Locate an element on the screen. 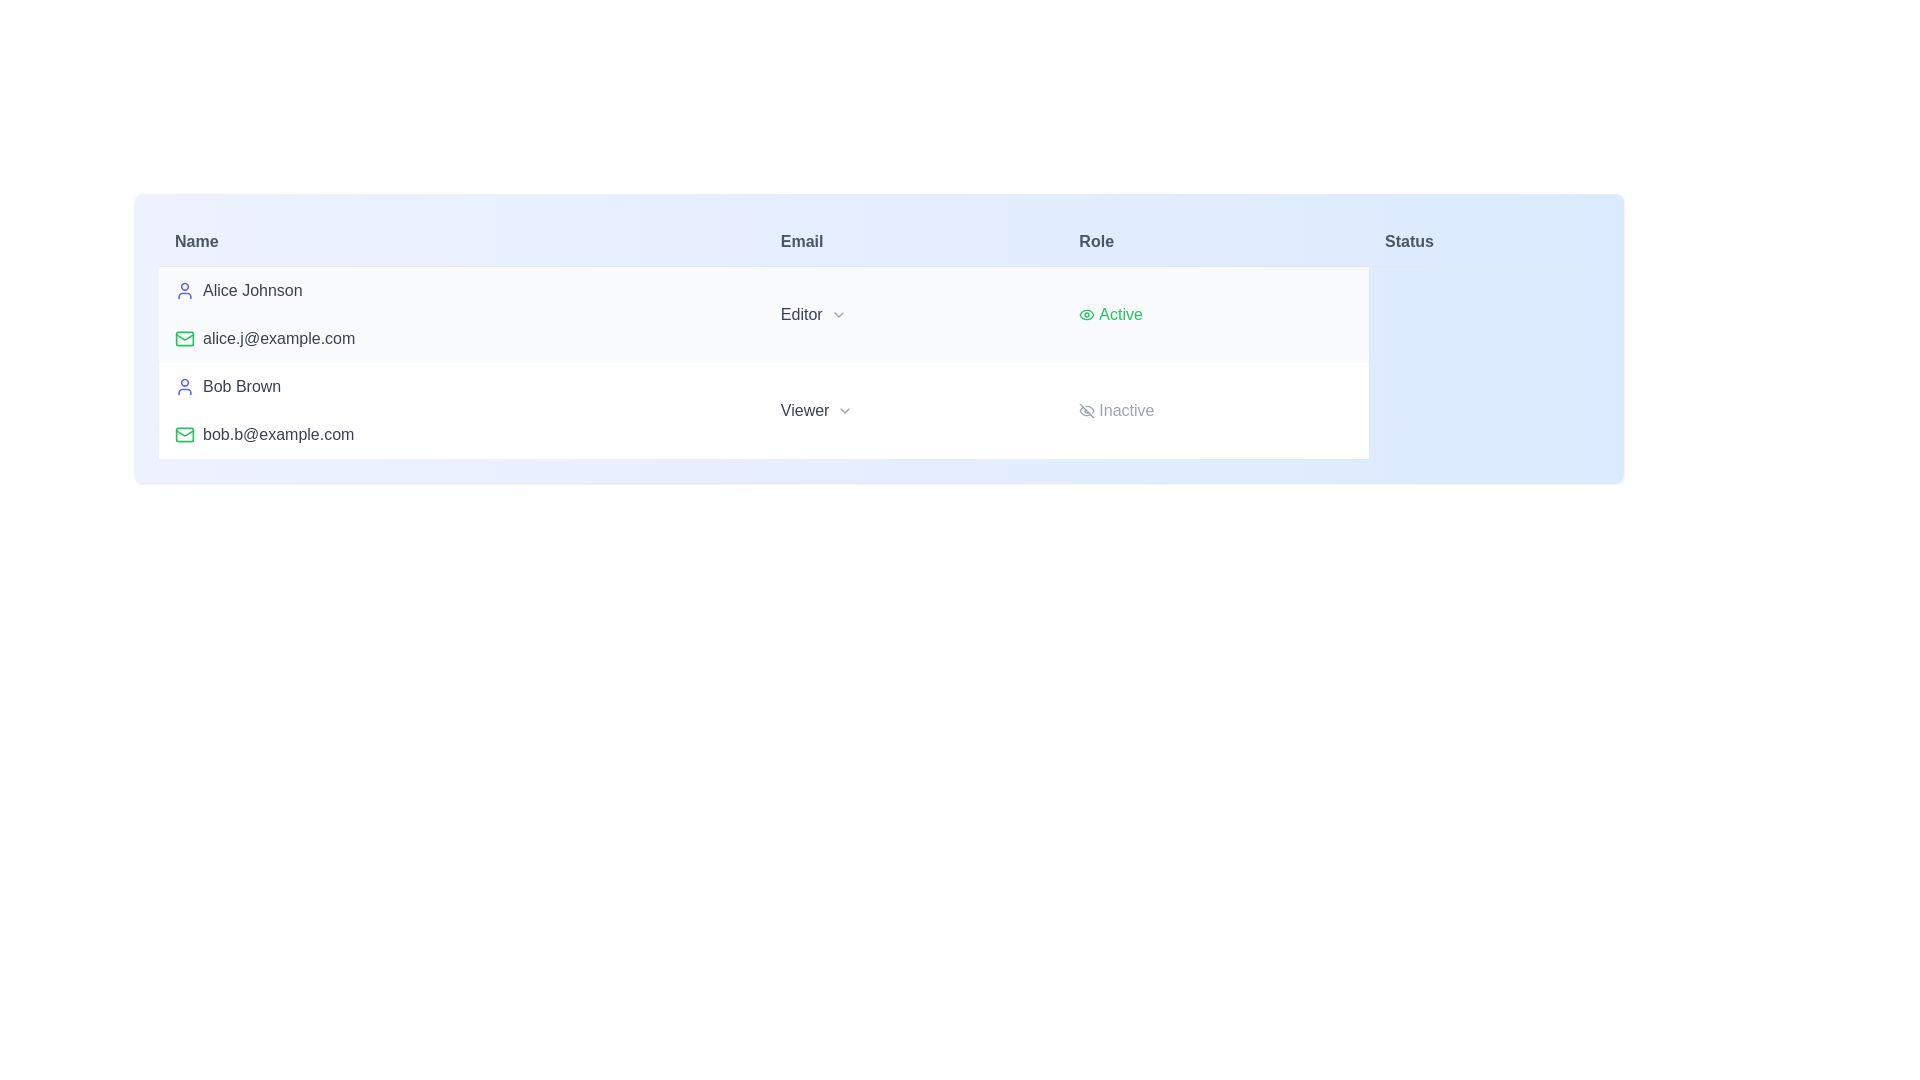 Image resolution: width=1920 pixels, height=1080 pixels. the eye-shaped icon's outline, which is located under the 'Role' column, near the green 'Active' text is located at coordinates (1086, 315).